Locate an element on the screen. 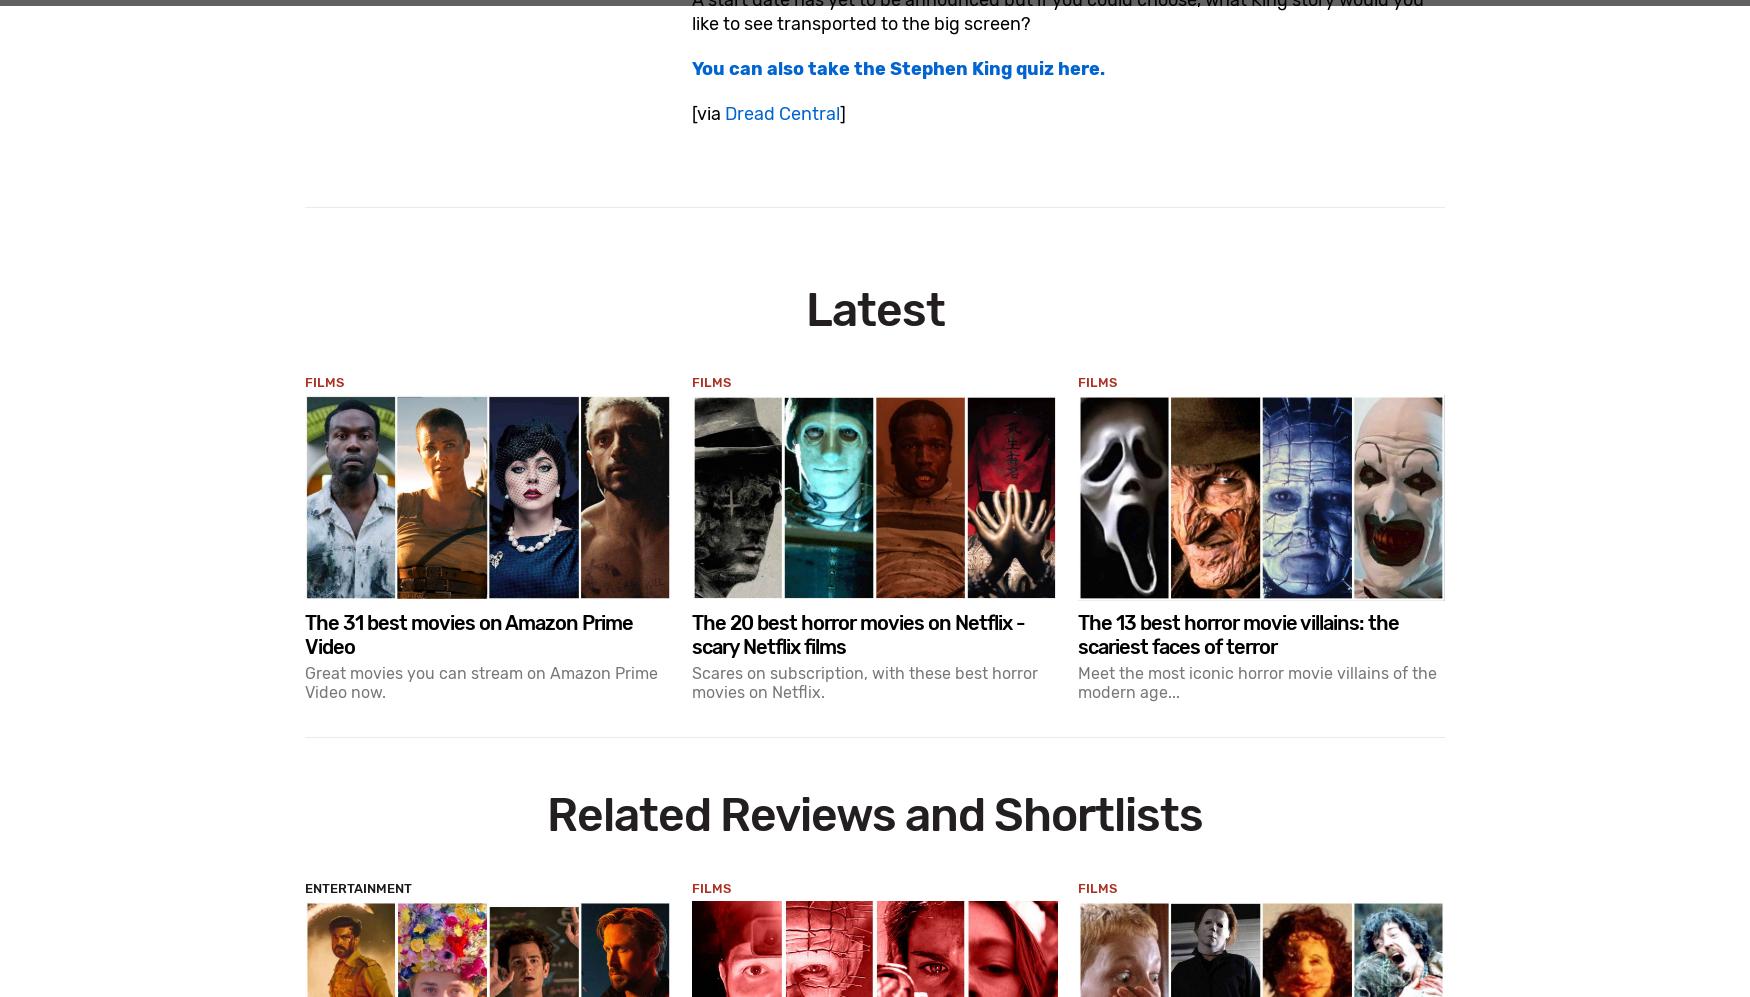  '[via' is located at coordinates (707, 112).